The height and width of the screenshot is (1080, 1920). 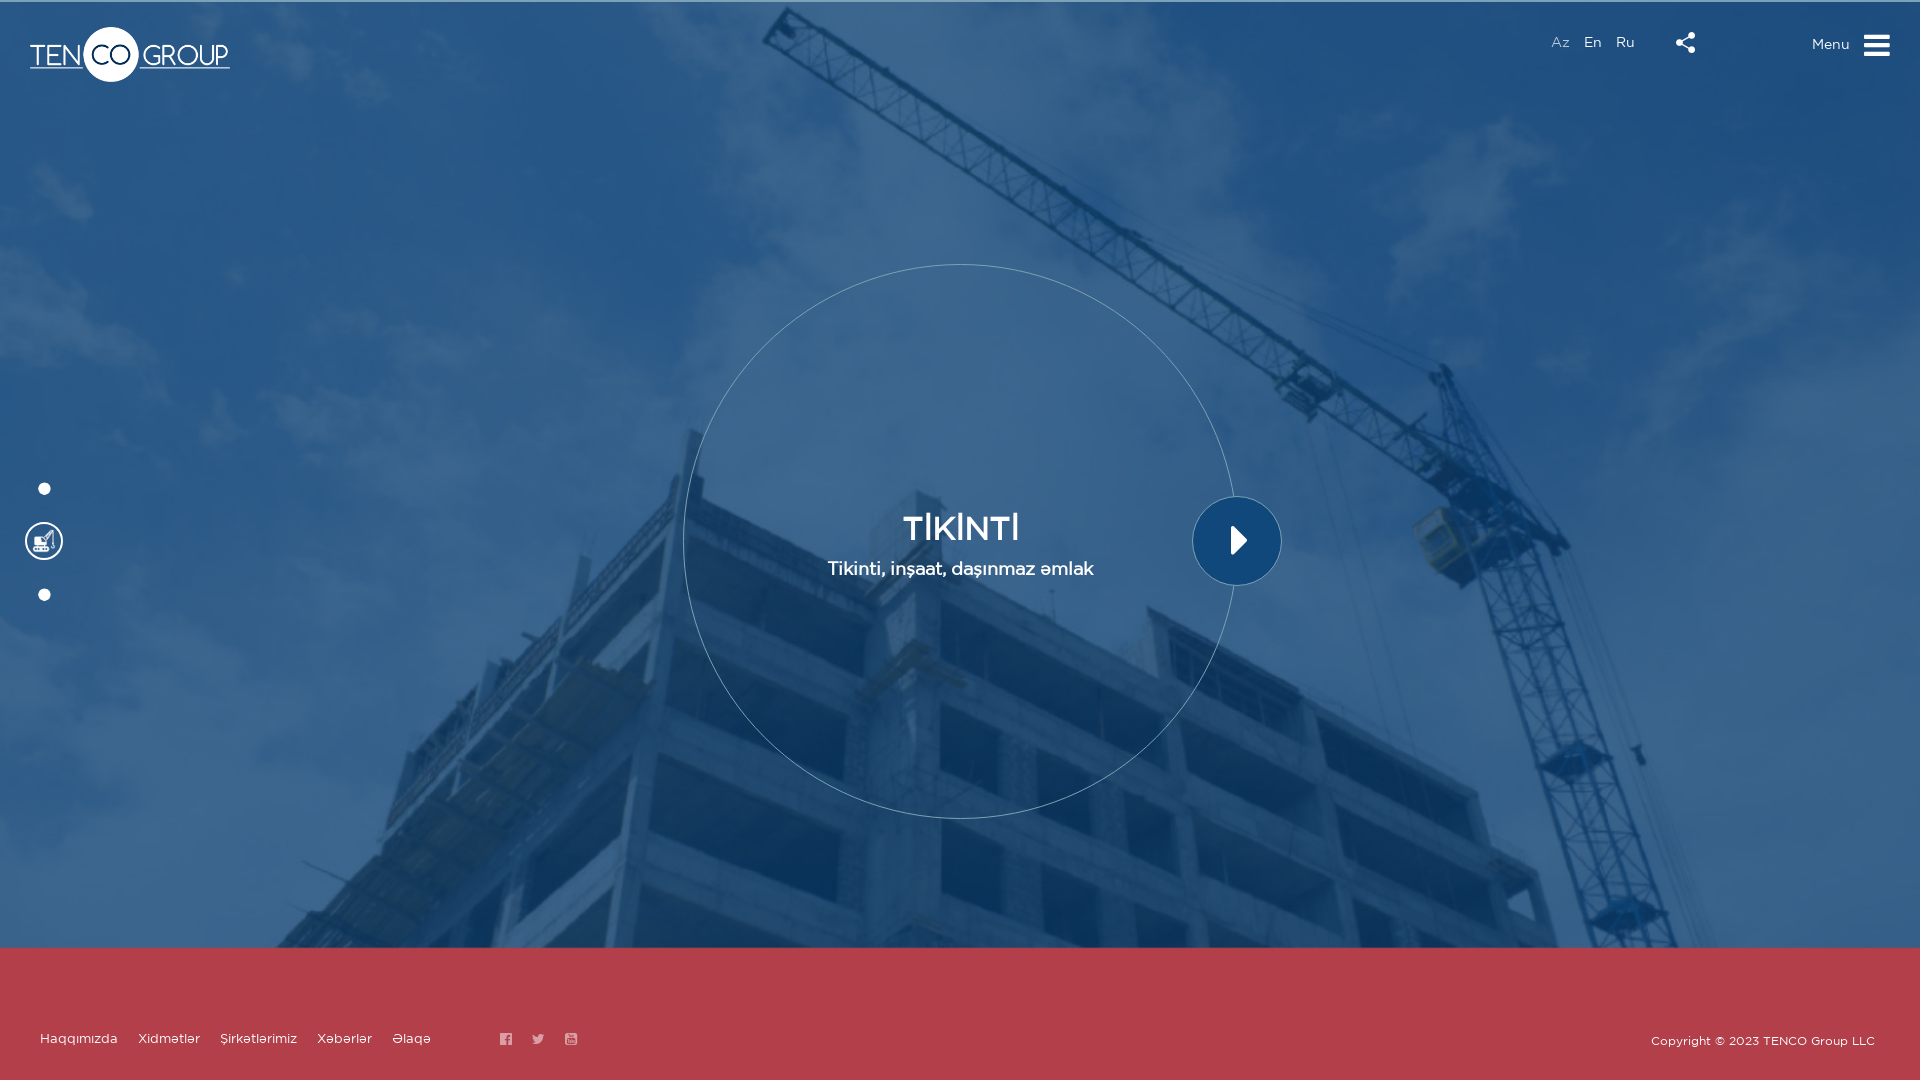 What do you see at coordinates (1616, 42) in the screenshot?
I see `'Ru'` at bounding box center [1616, 42].